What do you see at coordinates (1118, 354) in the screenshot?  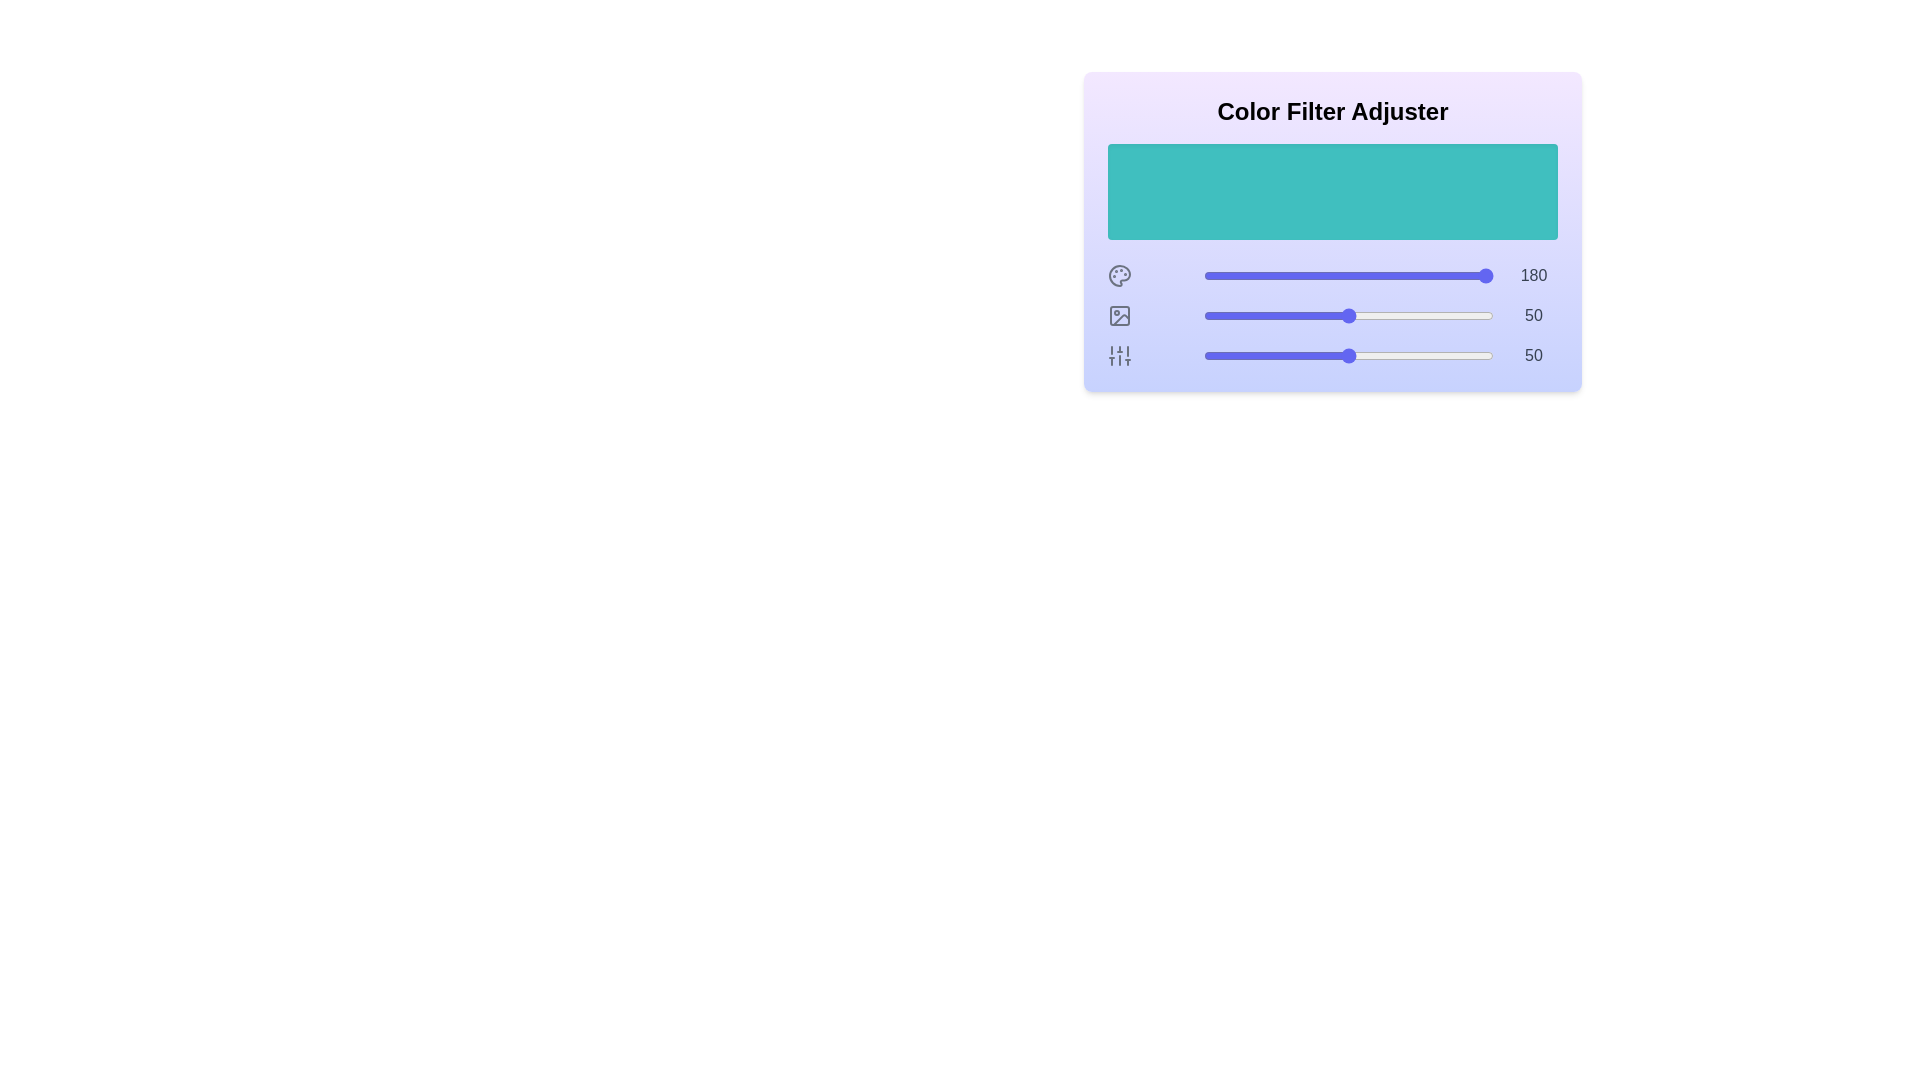 I see `the icon associated with the slider for Lightness adjustment` at bounding box center [1118, 354].